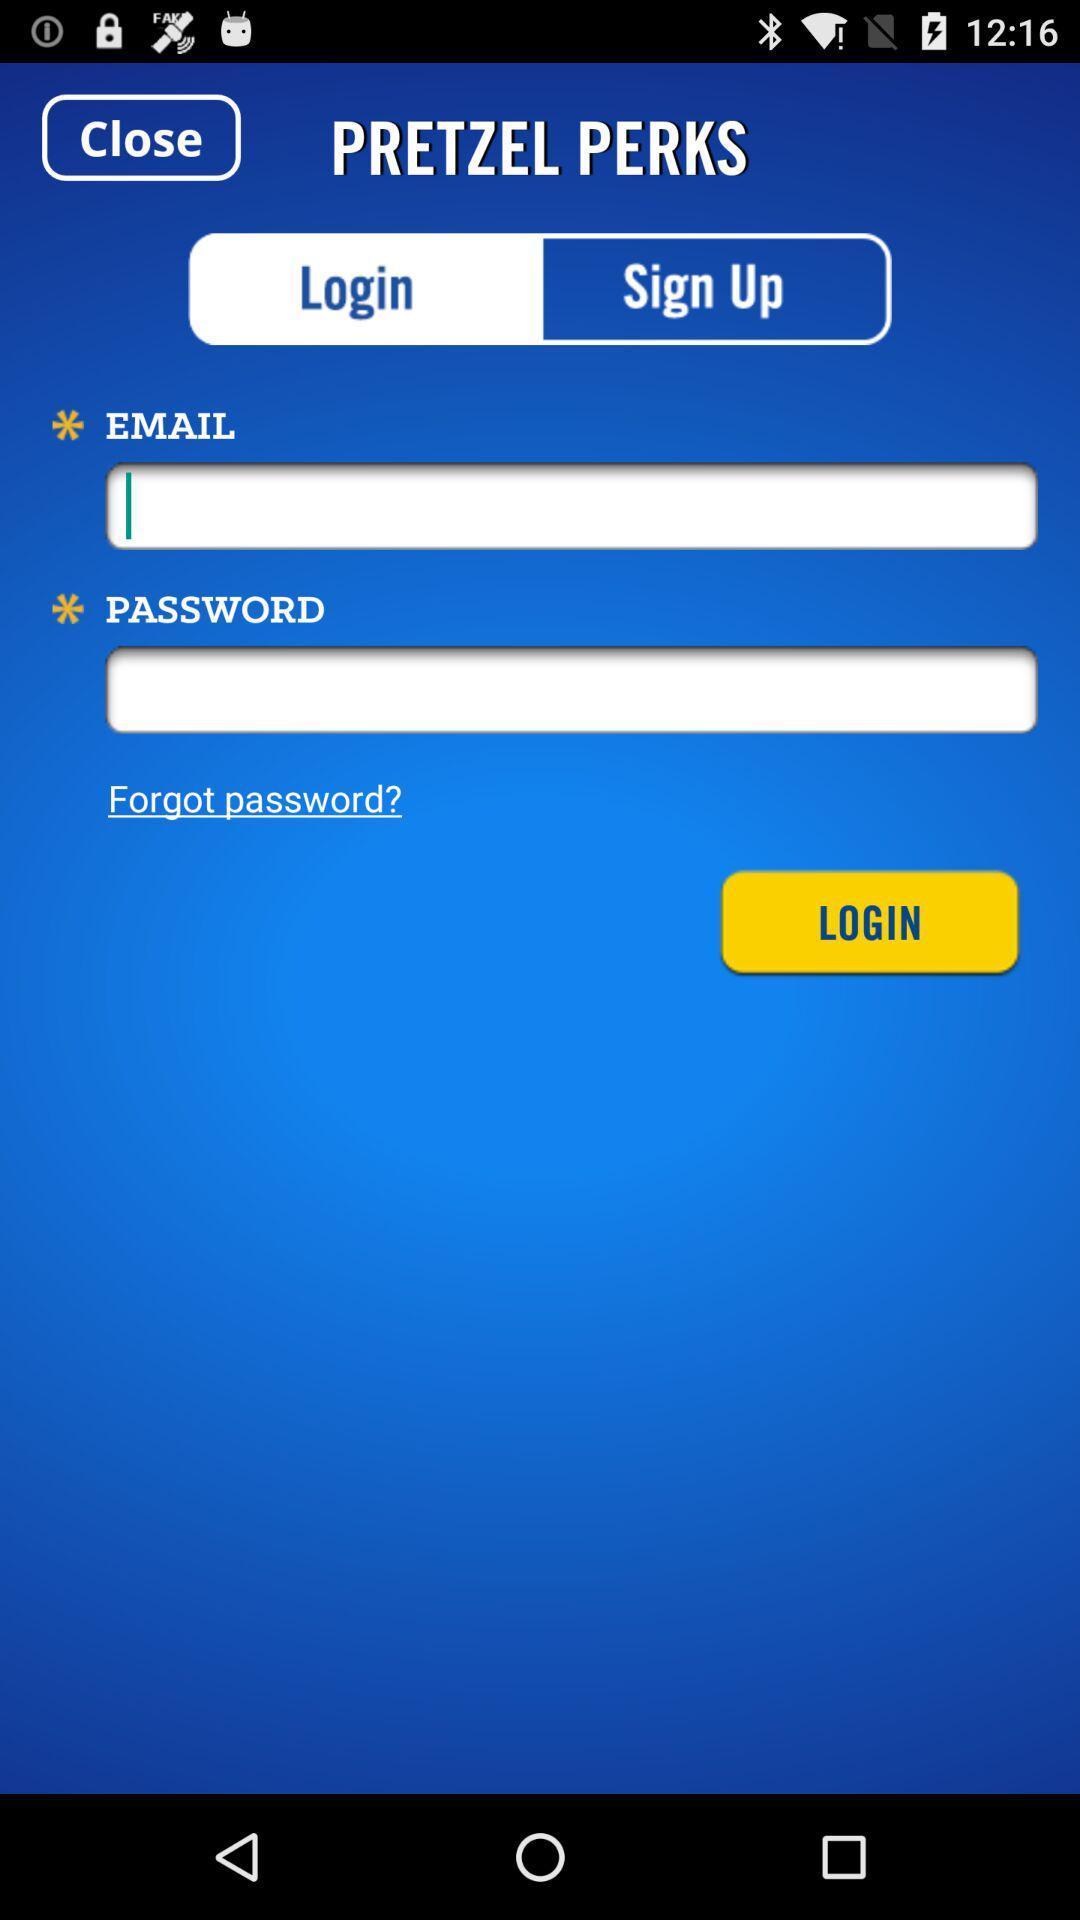 The image size is (1080, 1920). Describe the element at coordinates (715, 288) in the screenshot. I see `sign up` at that location.